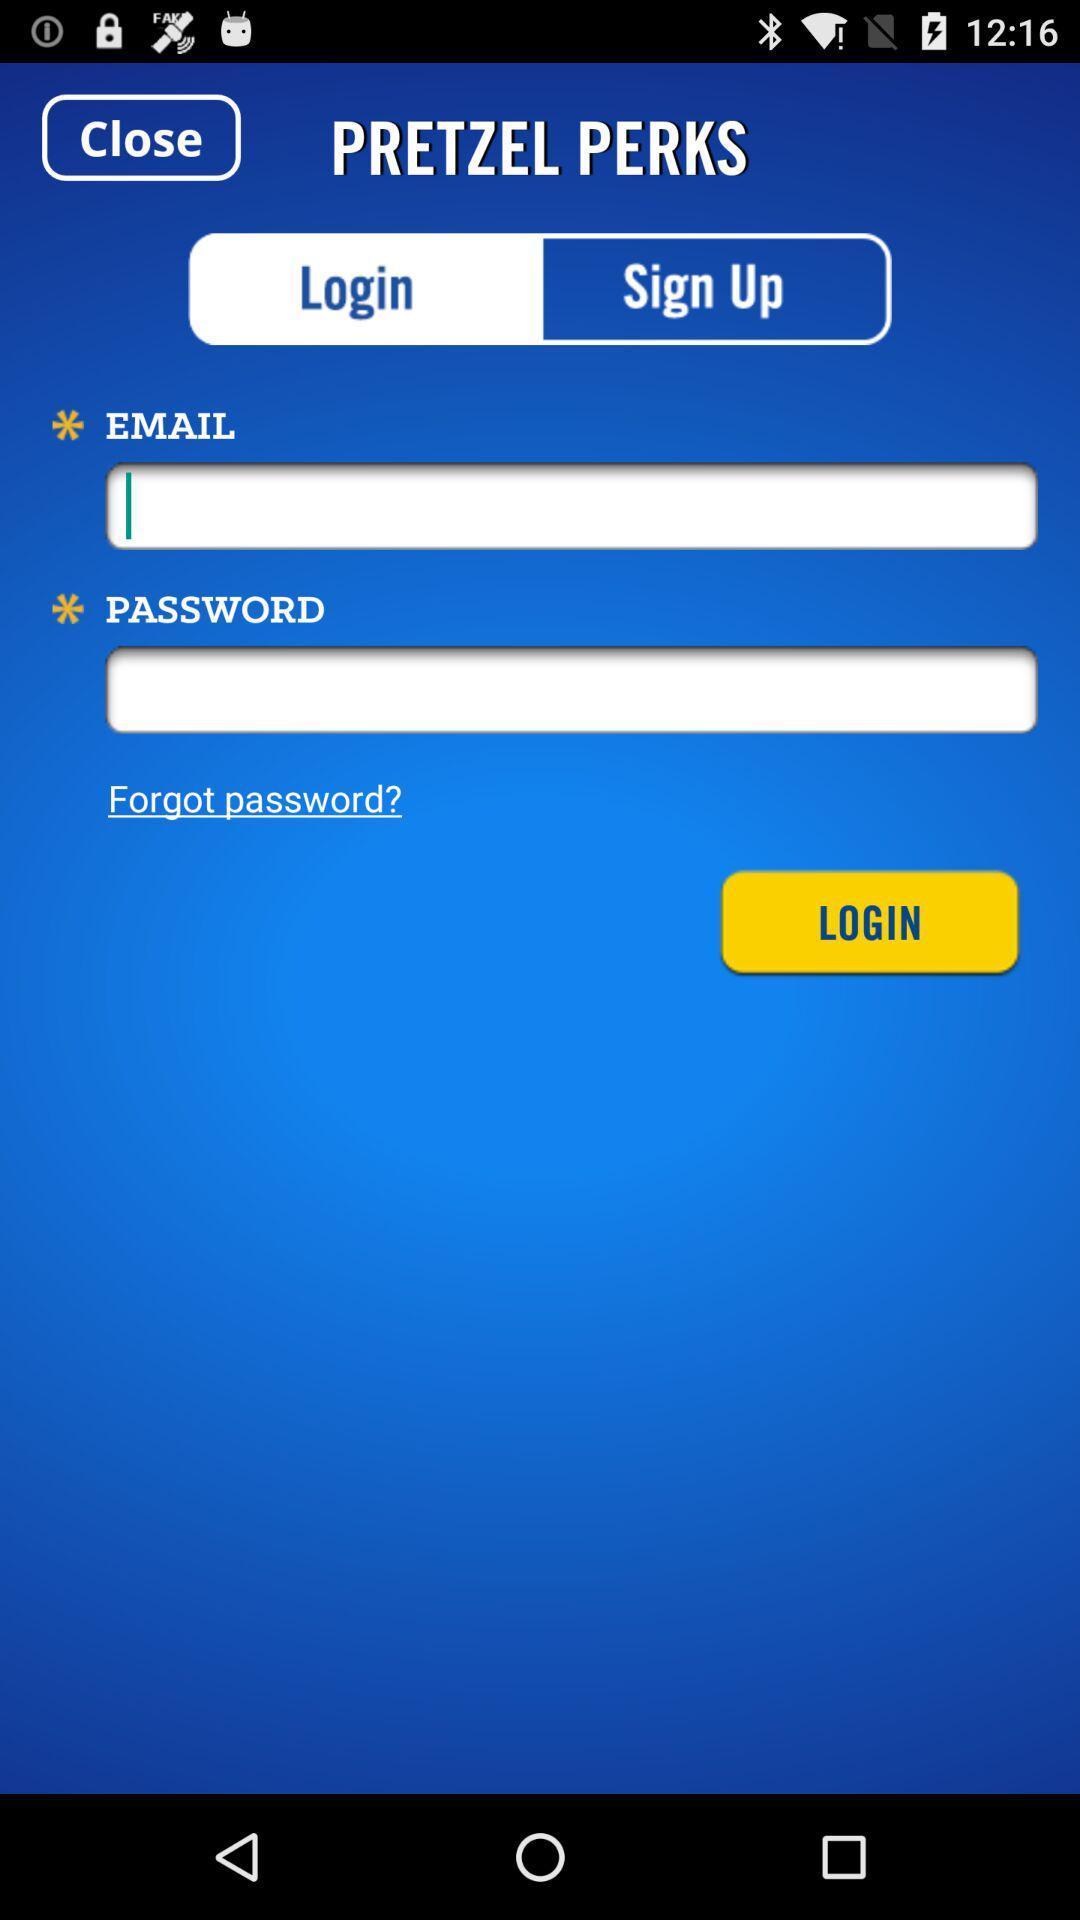 The image size is (1080, 1920). Describe the element at coordinates (715, 288) in the screenshot. I see `sign up` at that location.